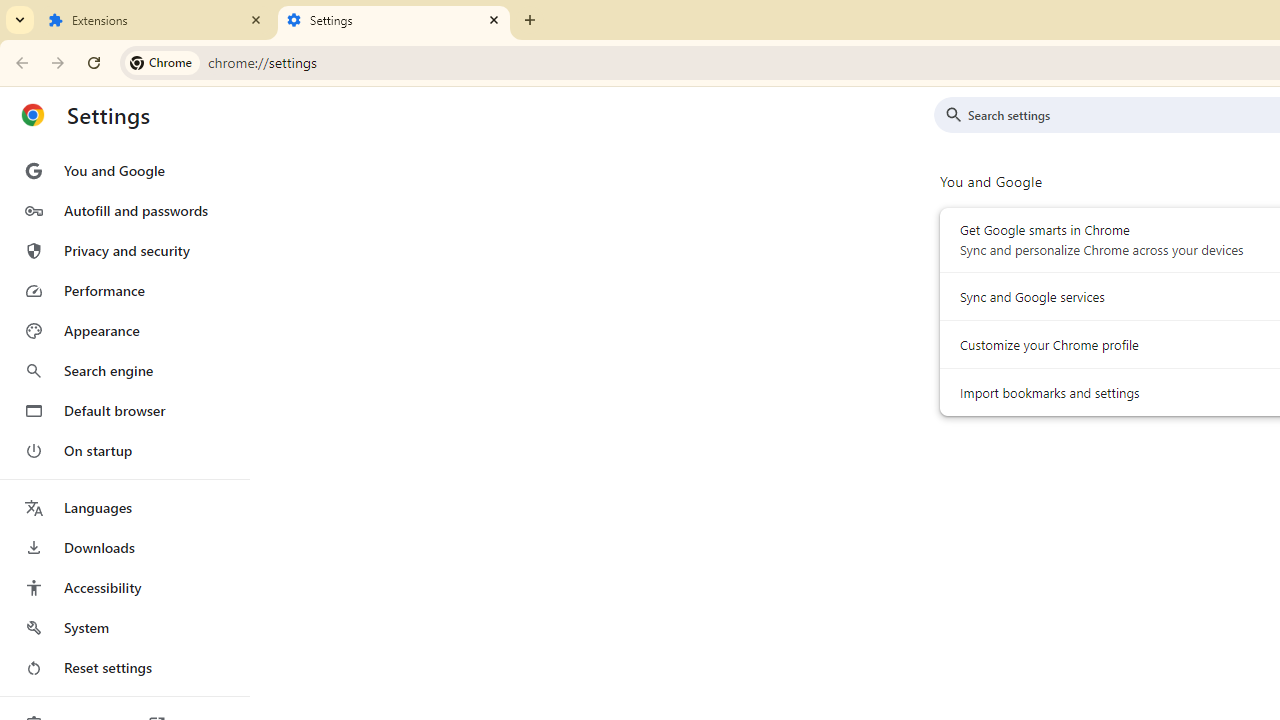 The image size is (1280, 720). Describe the element at coordinates (123, 330) in the screenshot. I see `'Appearance'` at that location.